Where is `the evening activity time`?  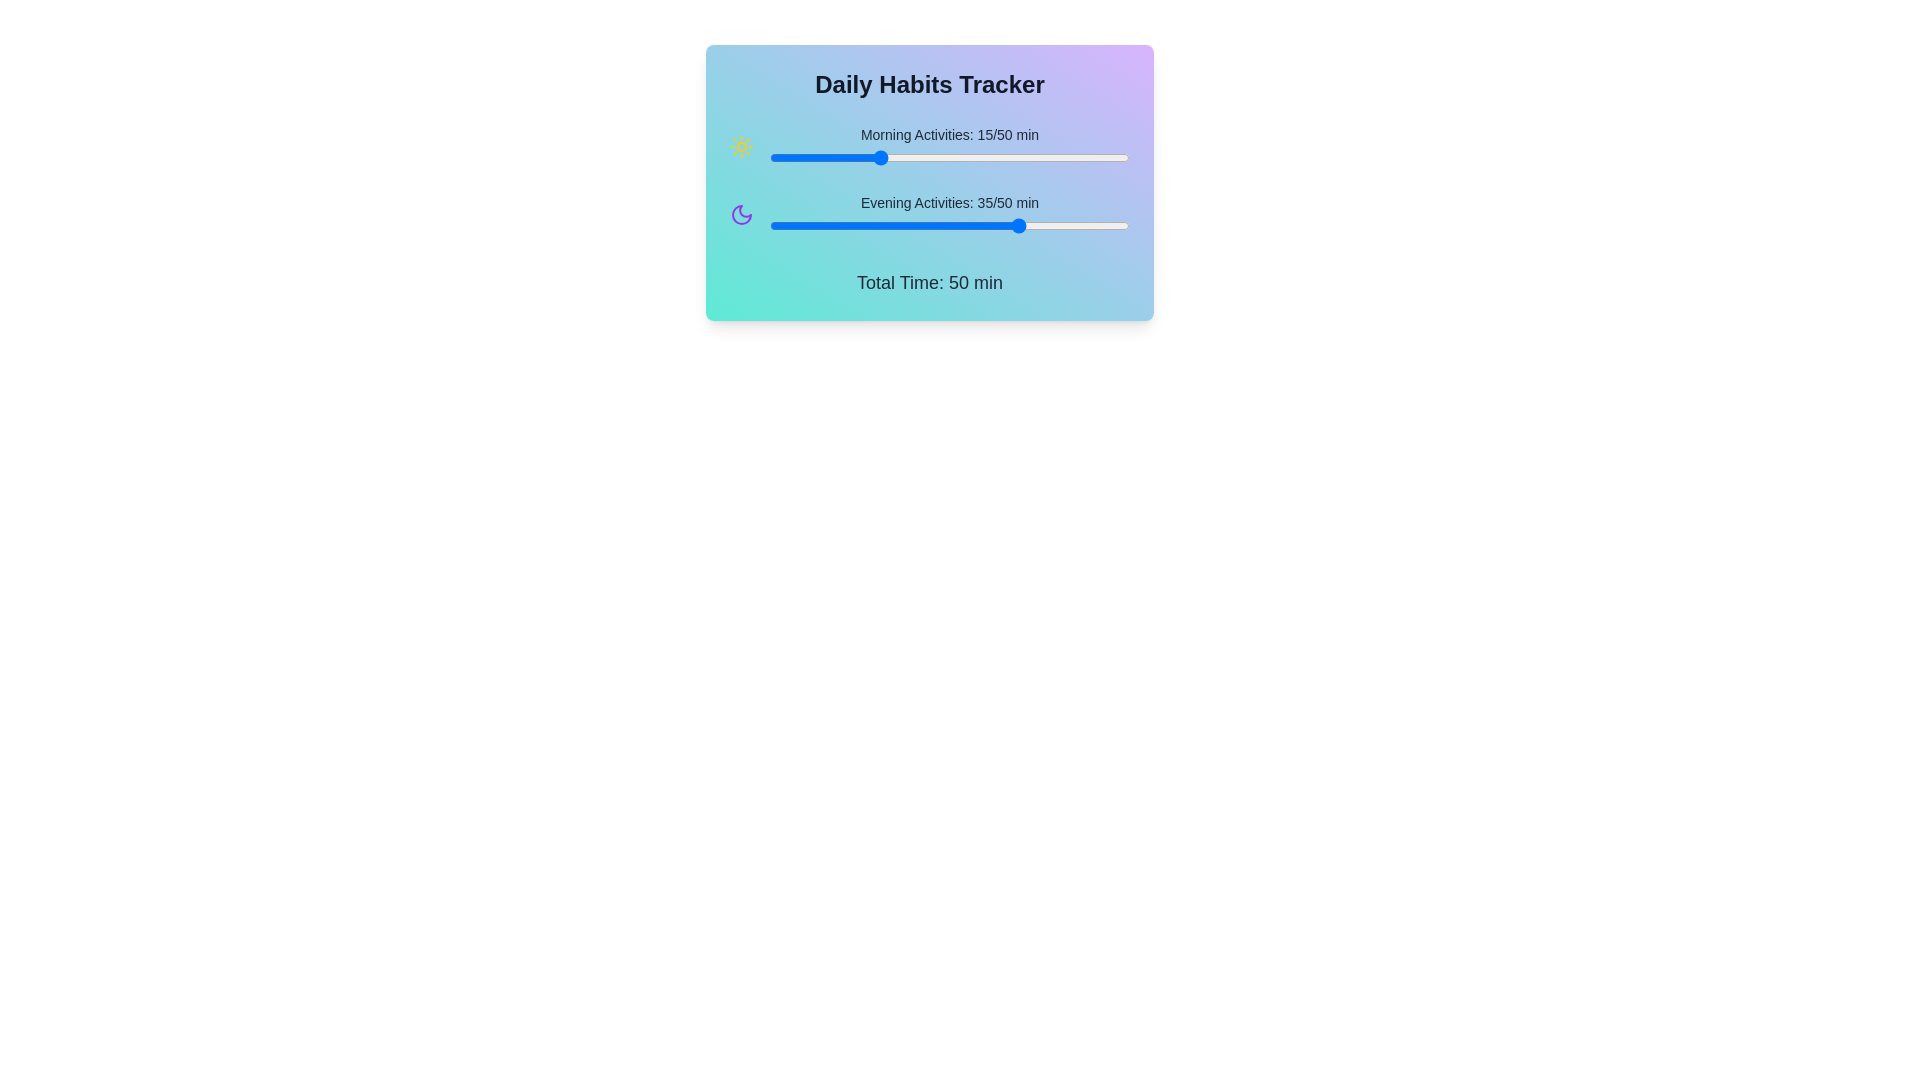
the evening activity time is located at coordinates (920, 225).